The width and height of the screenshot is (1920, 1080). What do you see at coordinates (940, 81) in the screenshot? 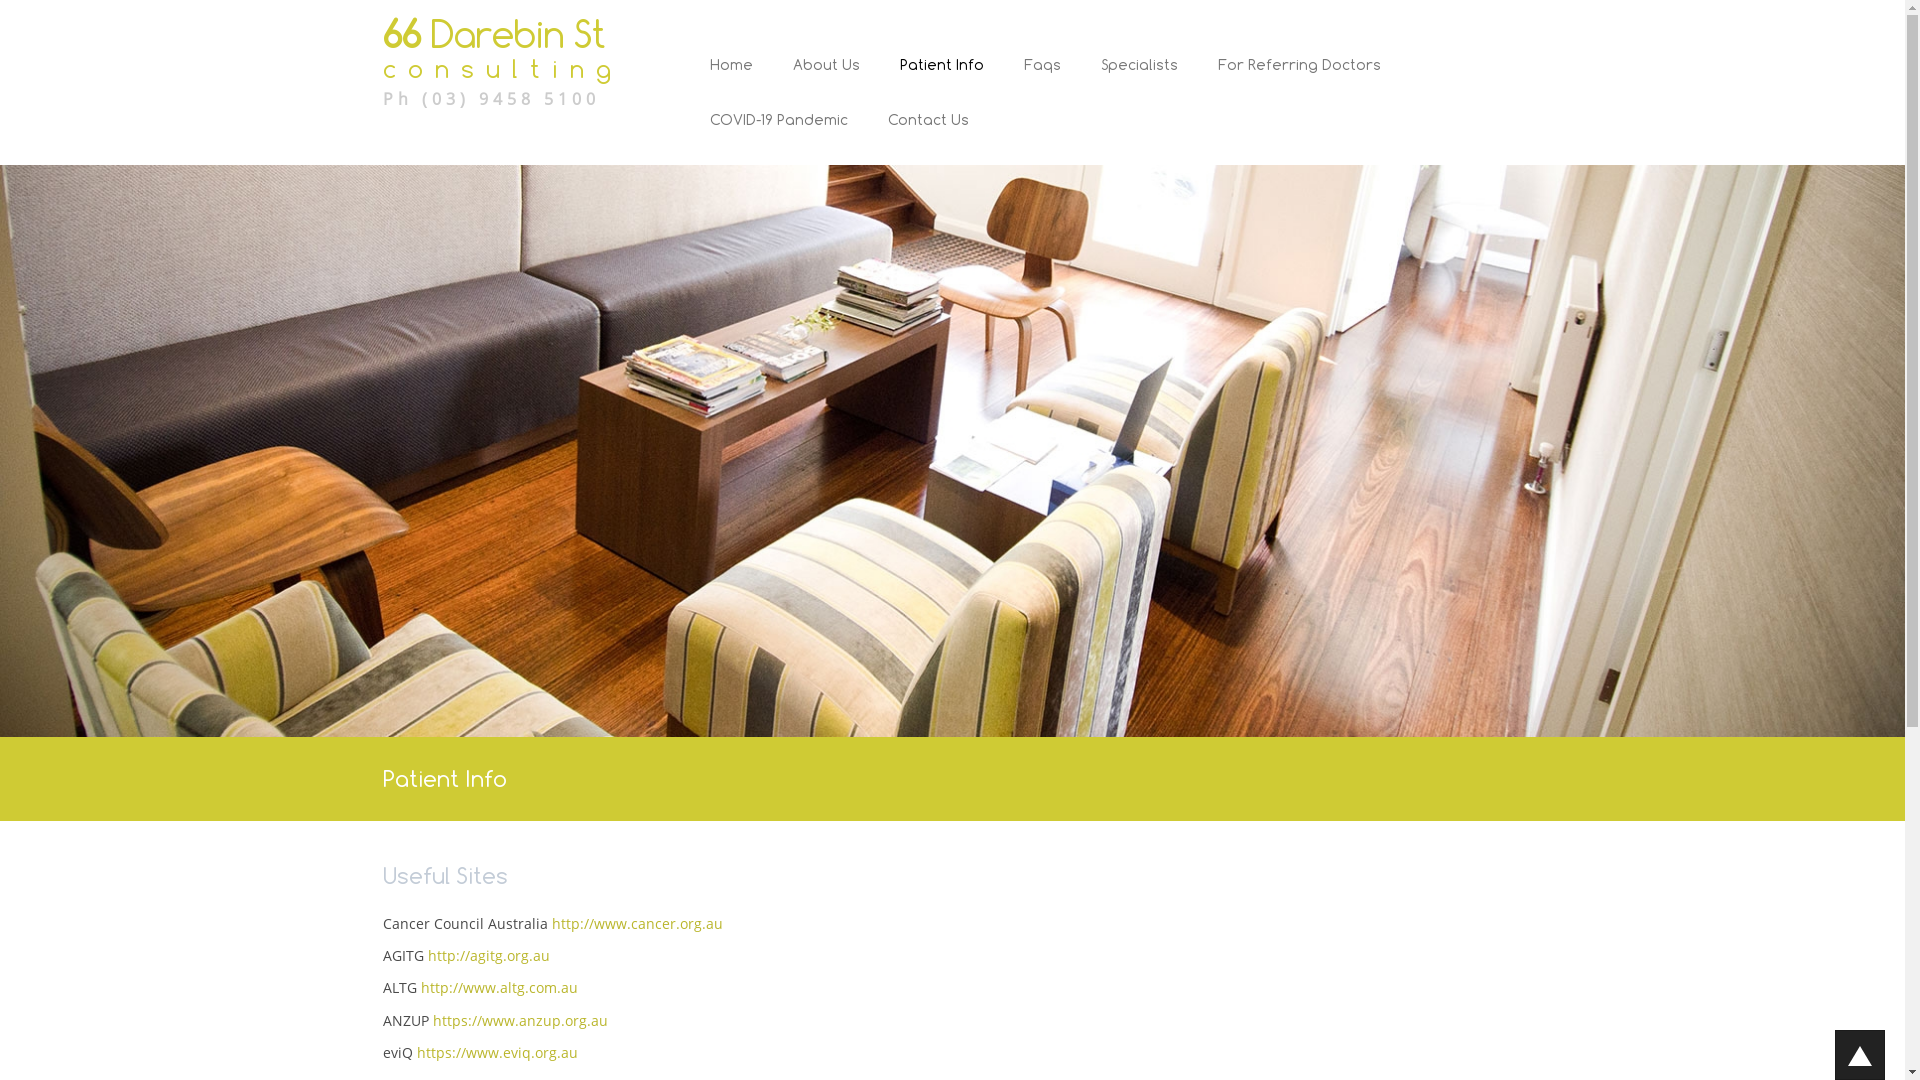
I see `'Patient Info'` at bounding box center [940, 81].